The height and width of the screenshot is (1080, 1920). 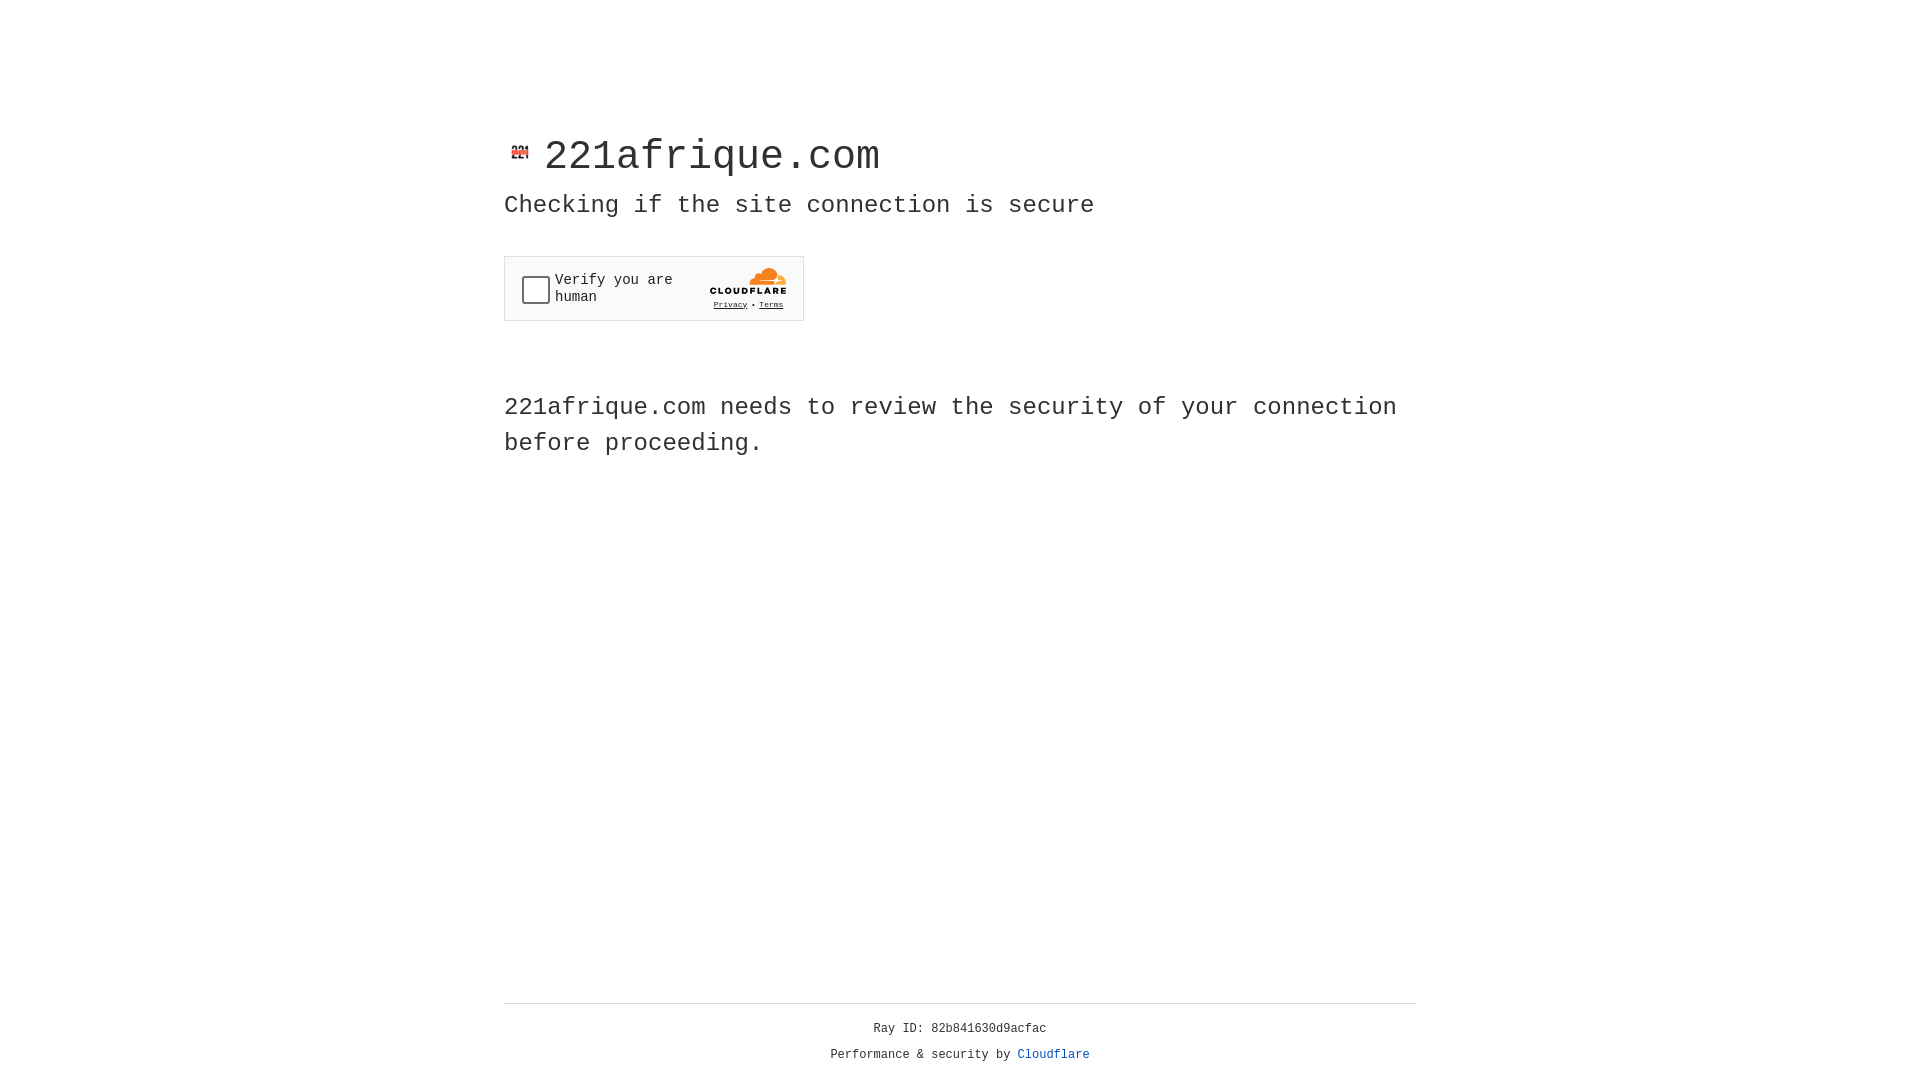 What do you see at coordinates (1053, 1054) in the screenshot?
I see `'Cloudflare'` at bounding box center [1053, 1054].